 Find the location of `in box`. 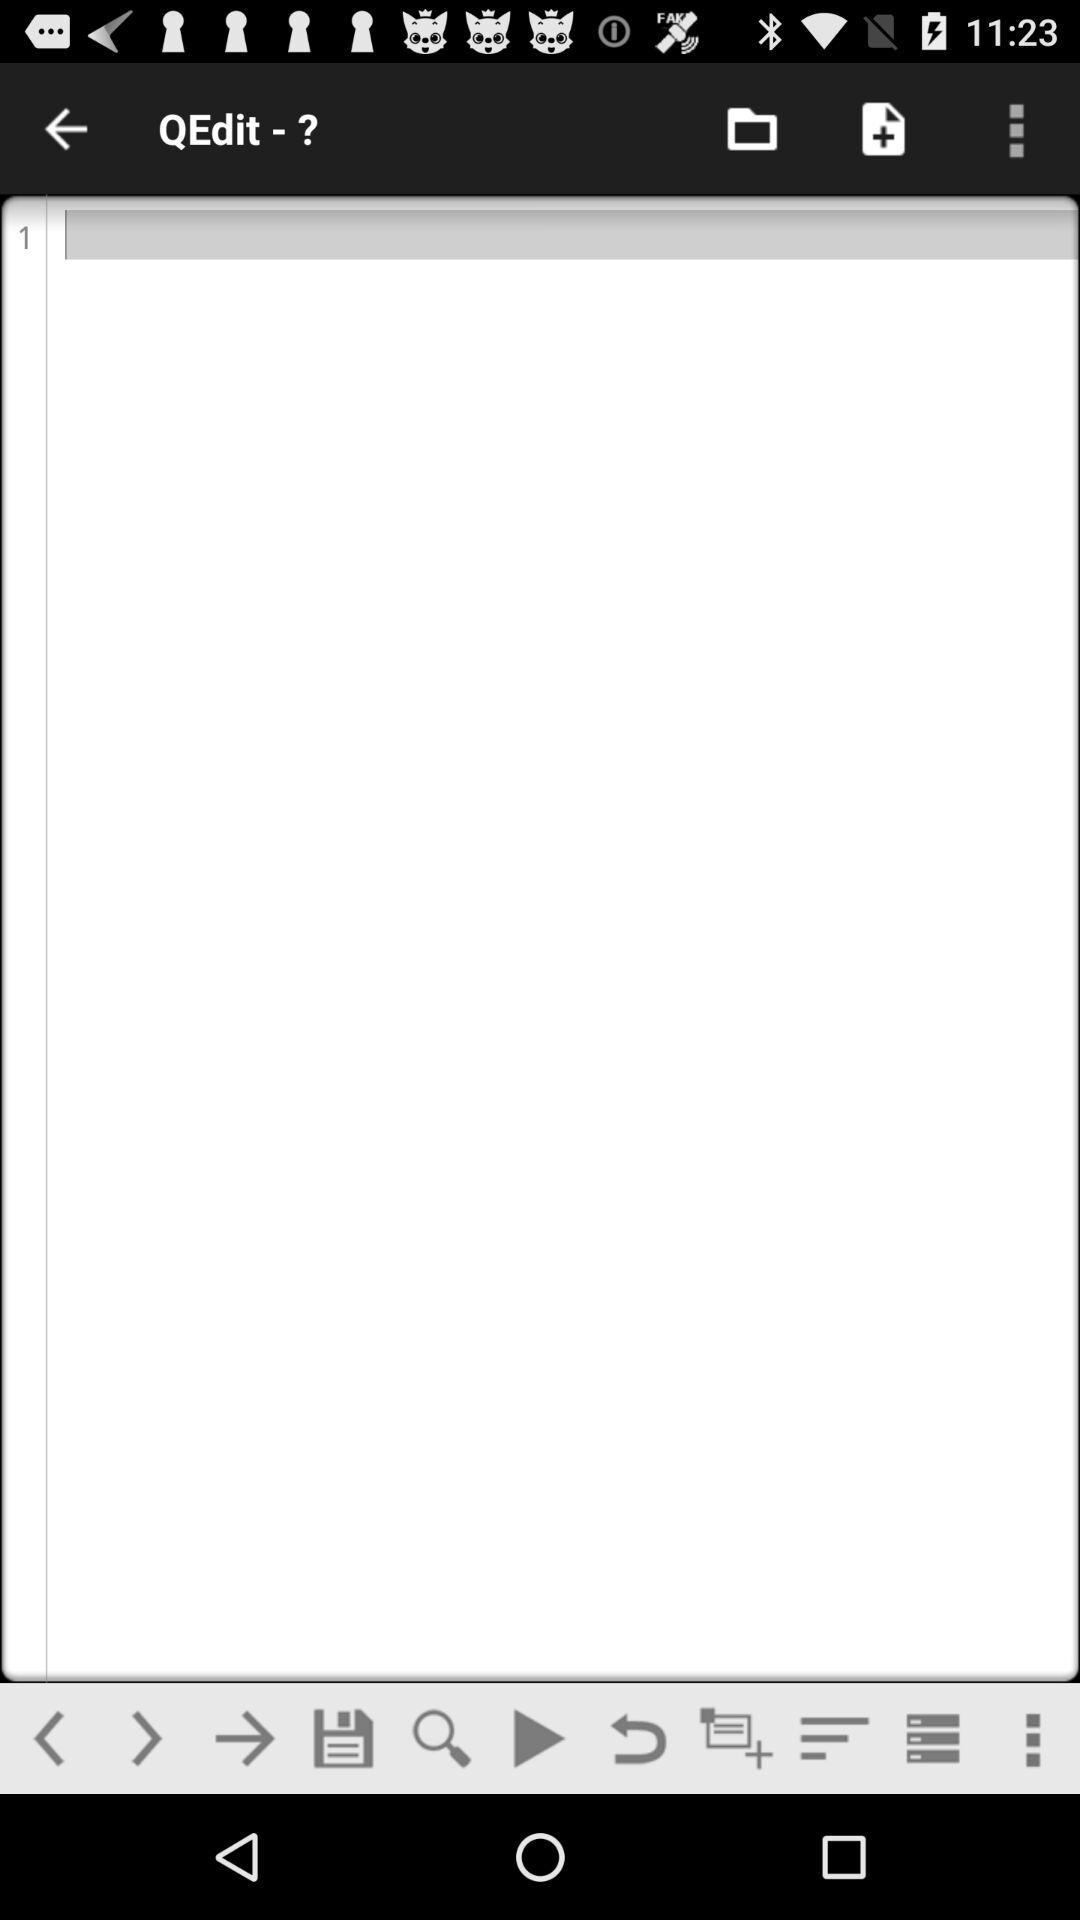

in box is located at coordinates (751, 127).